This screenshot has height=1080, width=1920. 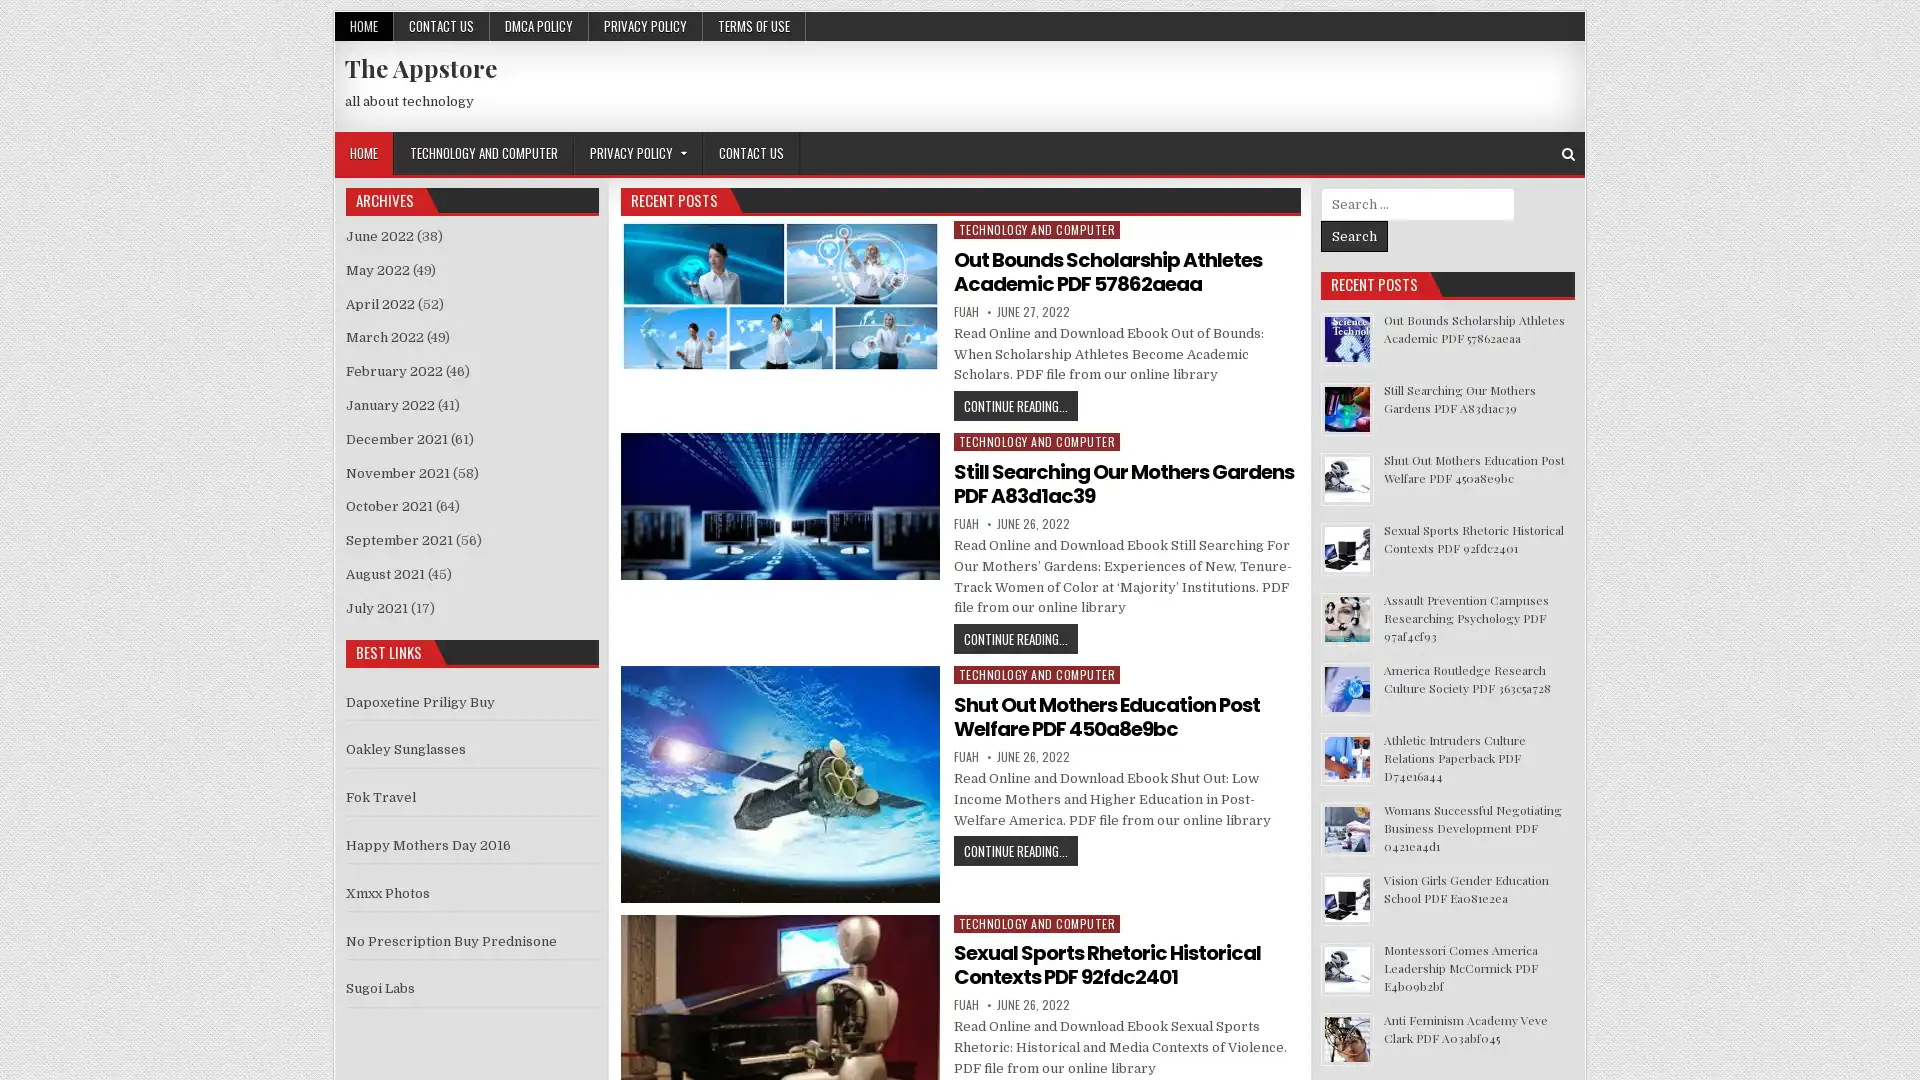 I want to click on Search, so click(x=1354, y=235).